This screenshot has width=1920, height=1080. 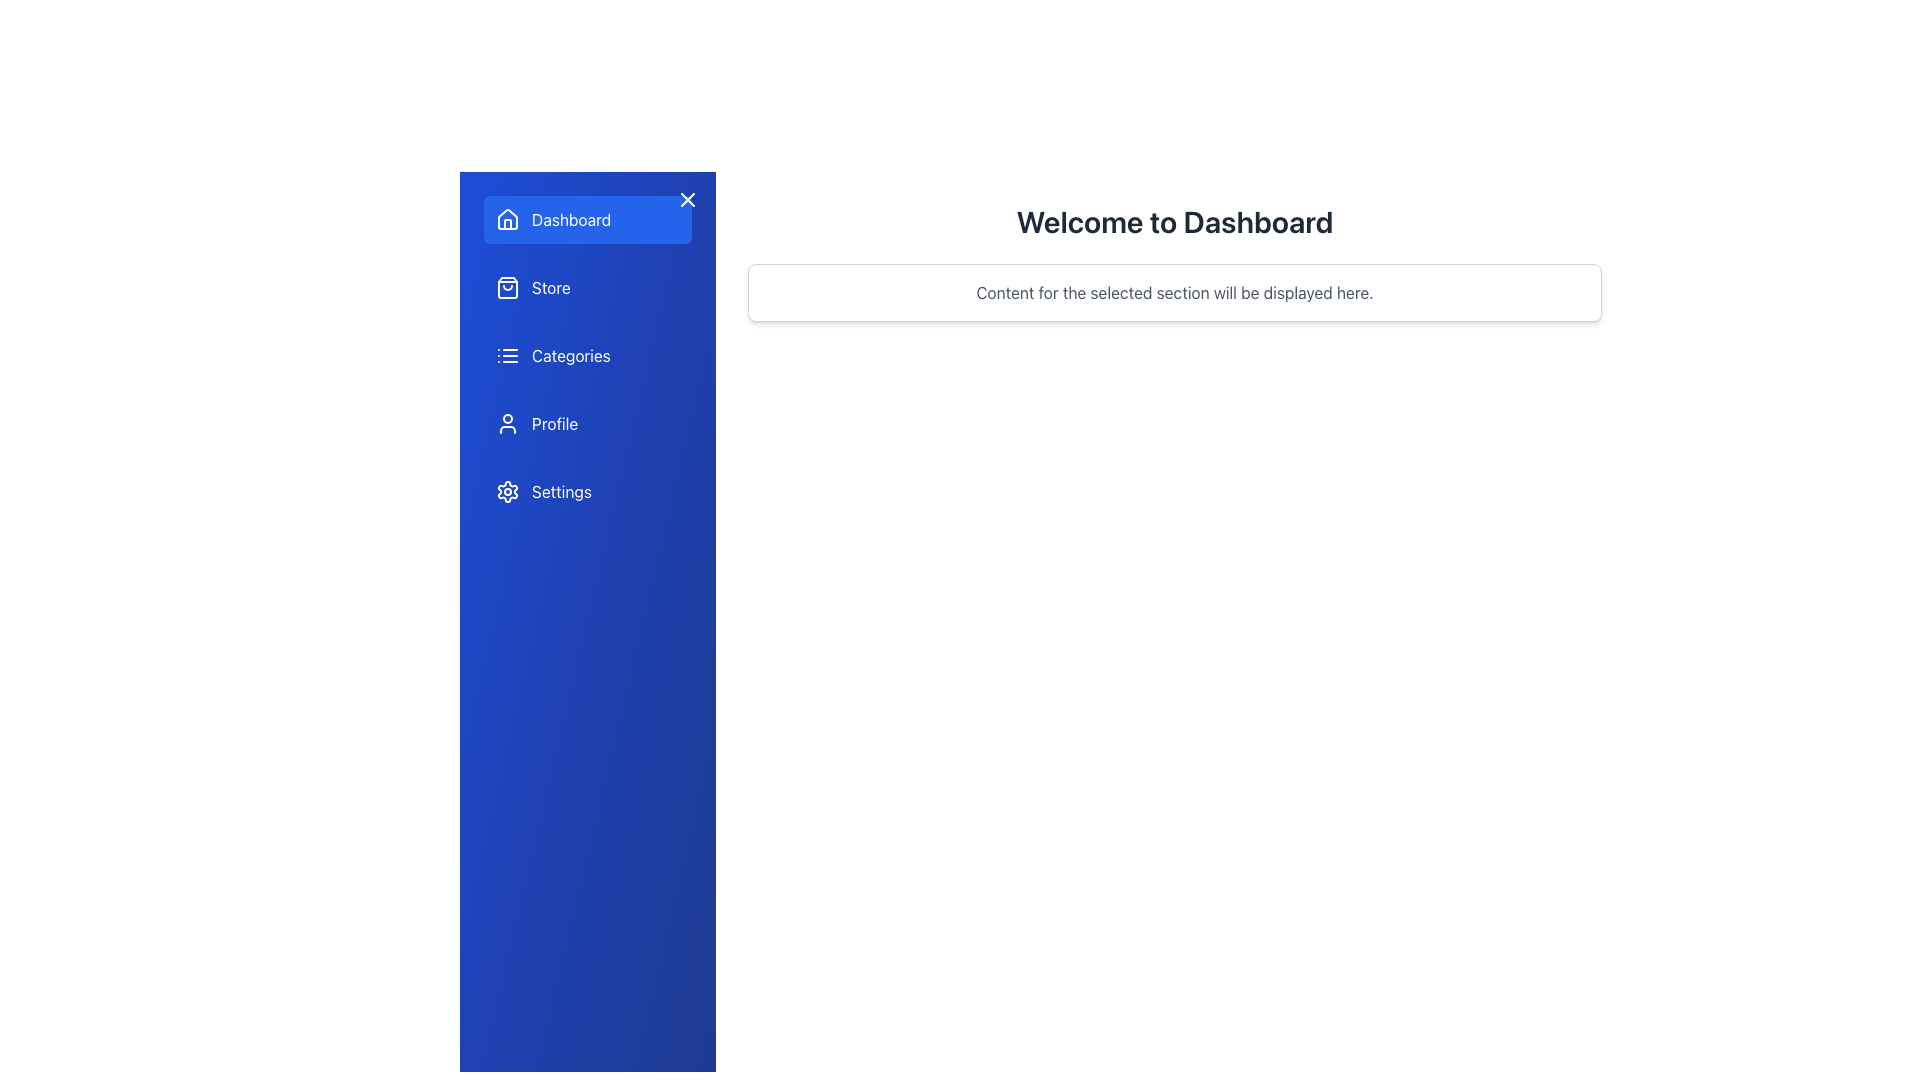 I want to click on the house-shaped icon element located in the left-side navigation menu under the 'Dashboard' section, so click(x=508, y=219).